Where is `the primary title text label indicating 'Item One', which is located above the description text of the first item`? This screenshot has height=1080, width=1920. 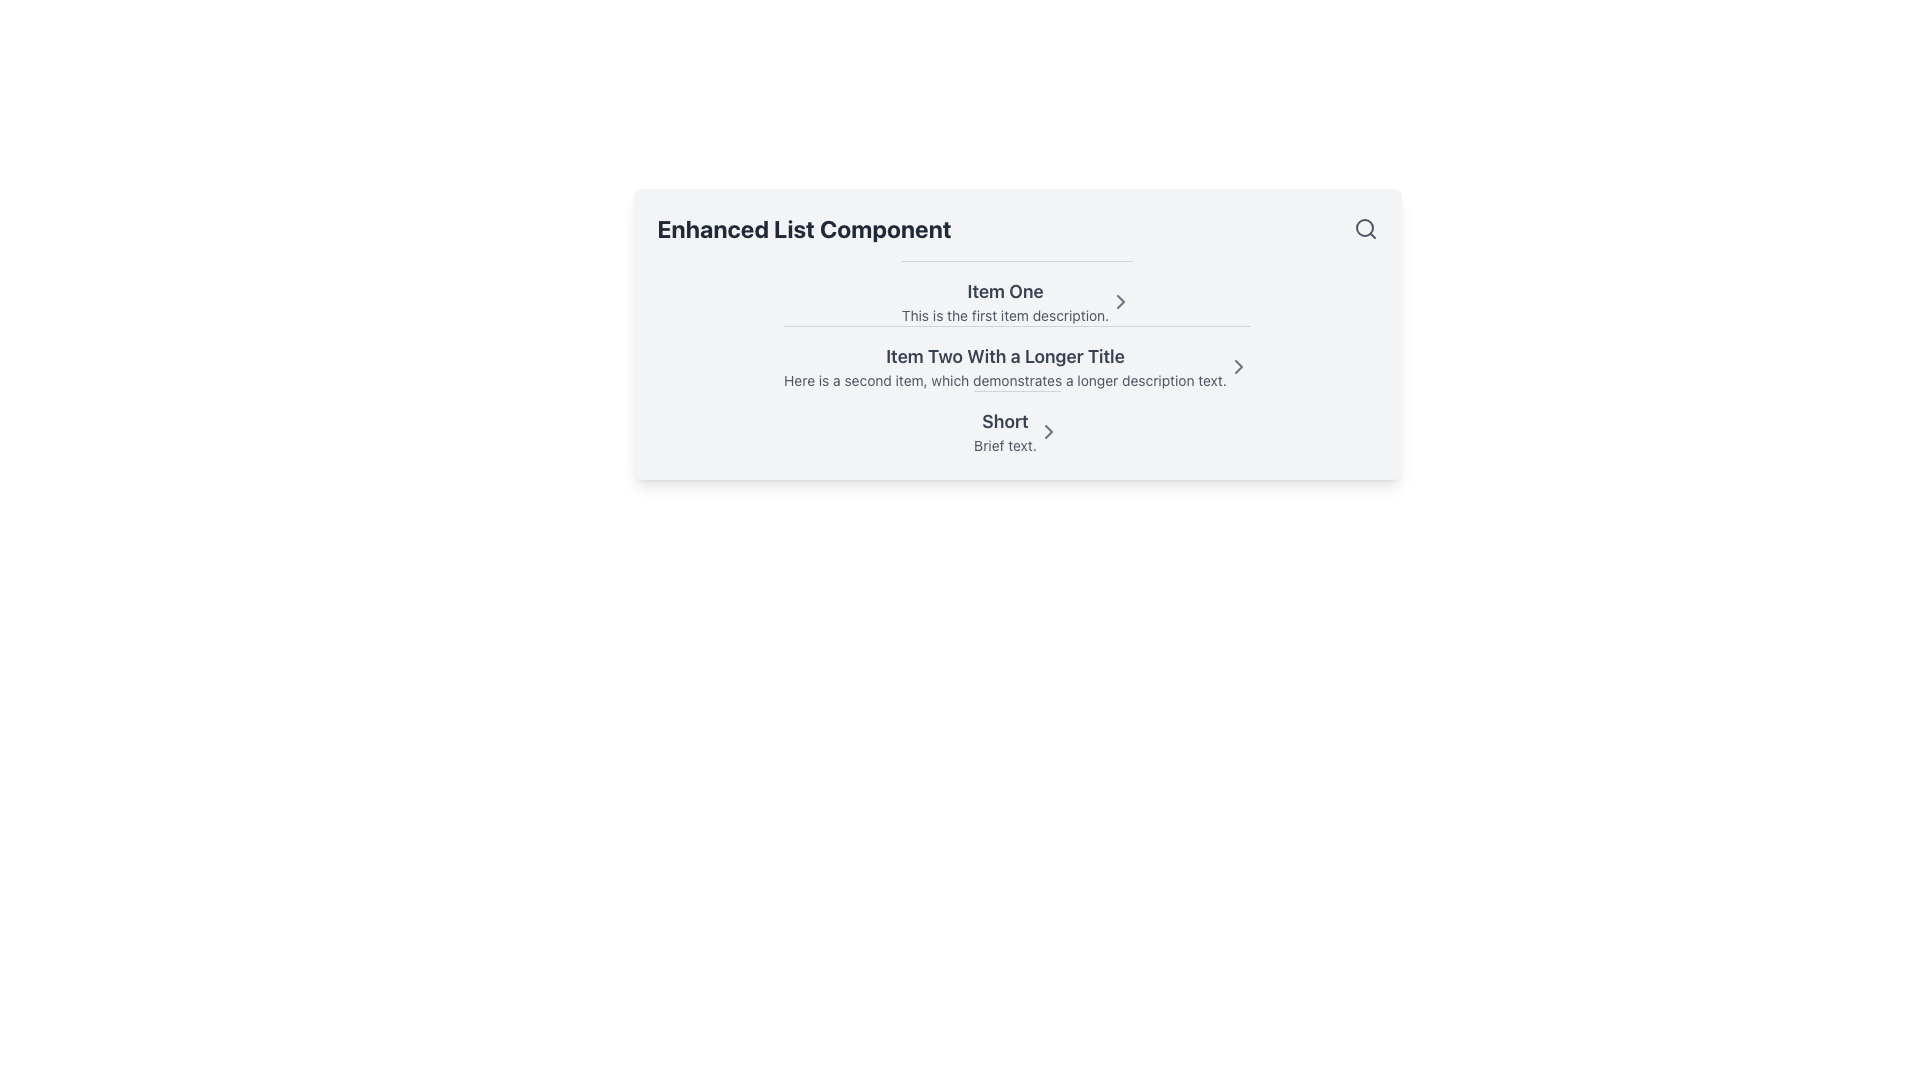 the primary title text label indicating 'Item One', which is located above the description text of the first item is located at coordinates (1005, 292).